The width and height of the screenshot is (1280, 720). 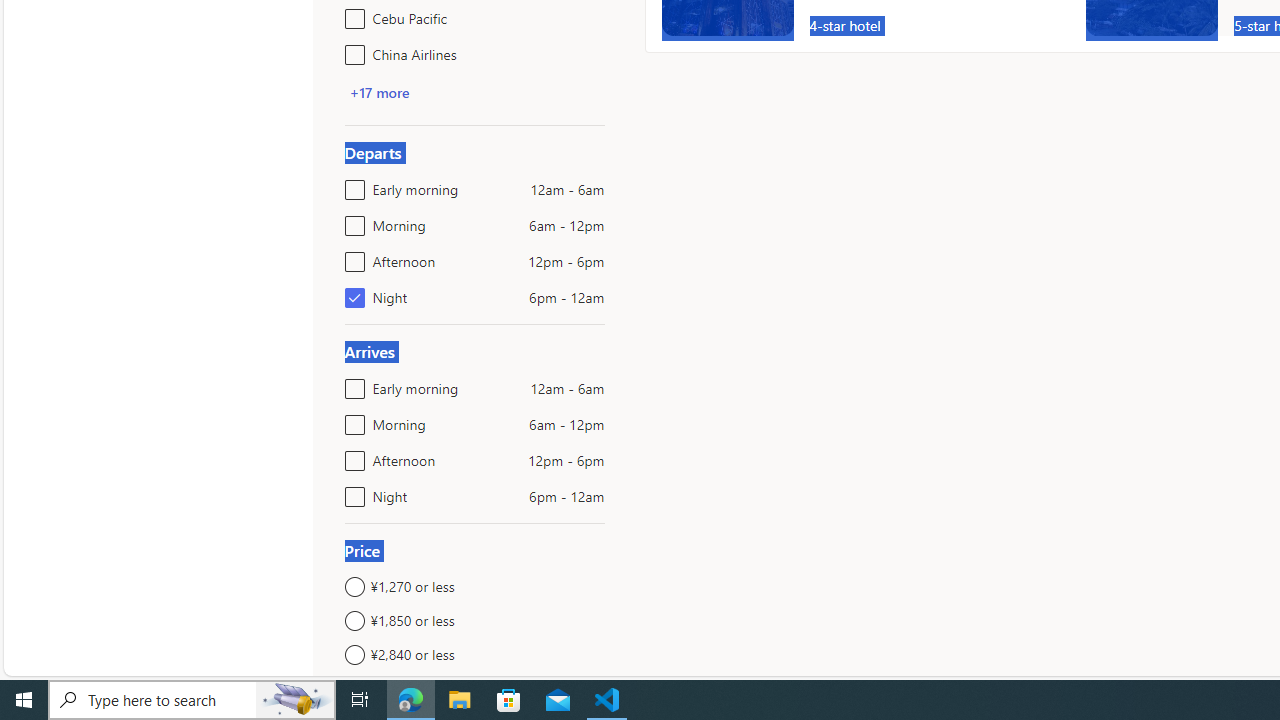 I want to click on 'China Airlines', so click(x=351, y=50).